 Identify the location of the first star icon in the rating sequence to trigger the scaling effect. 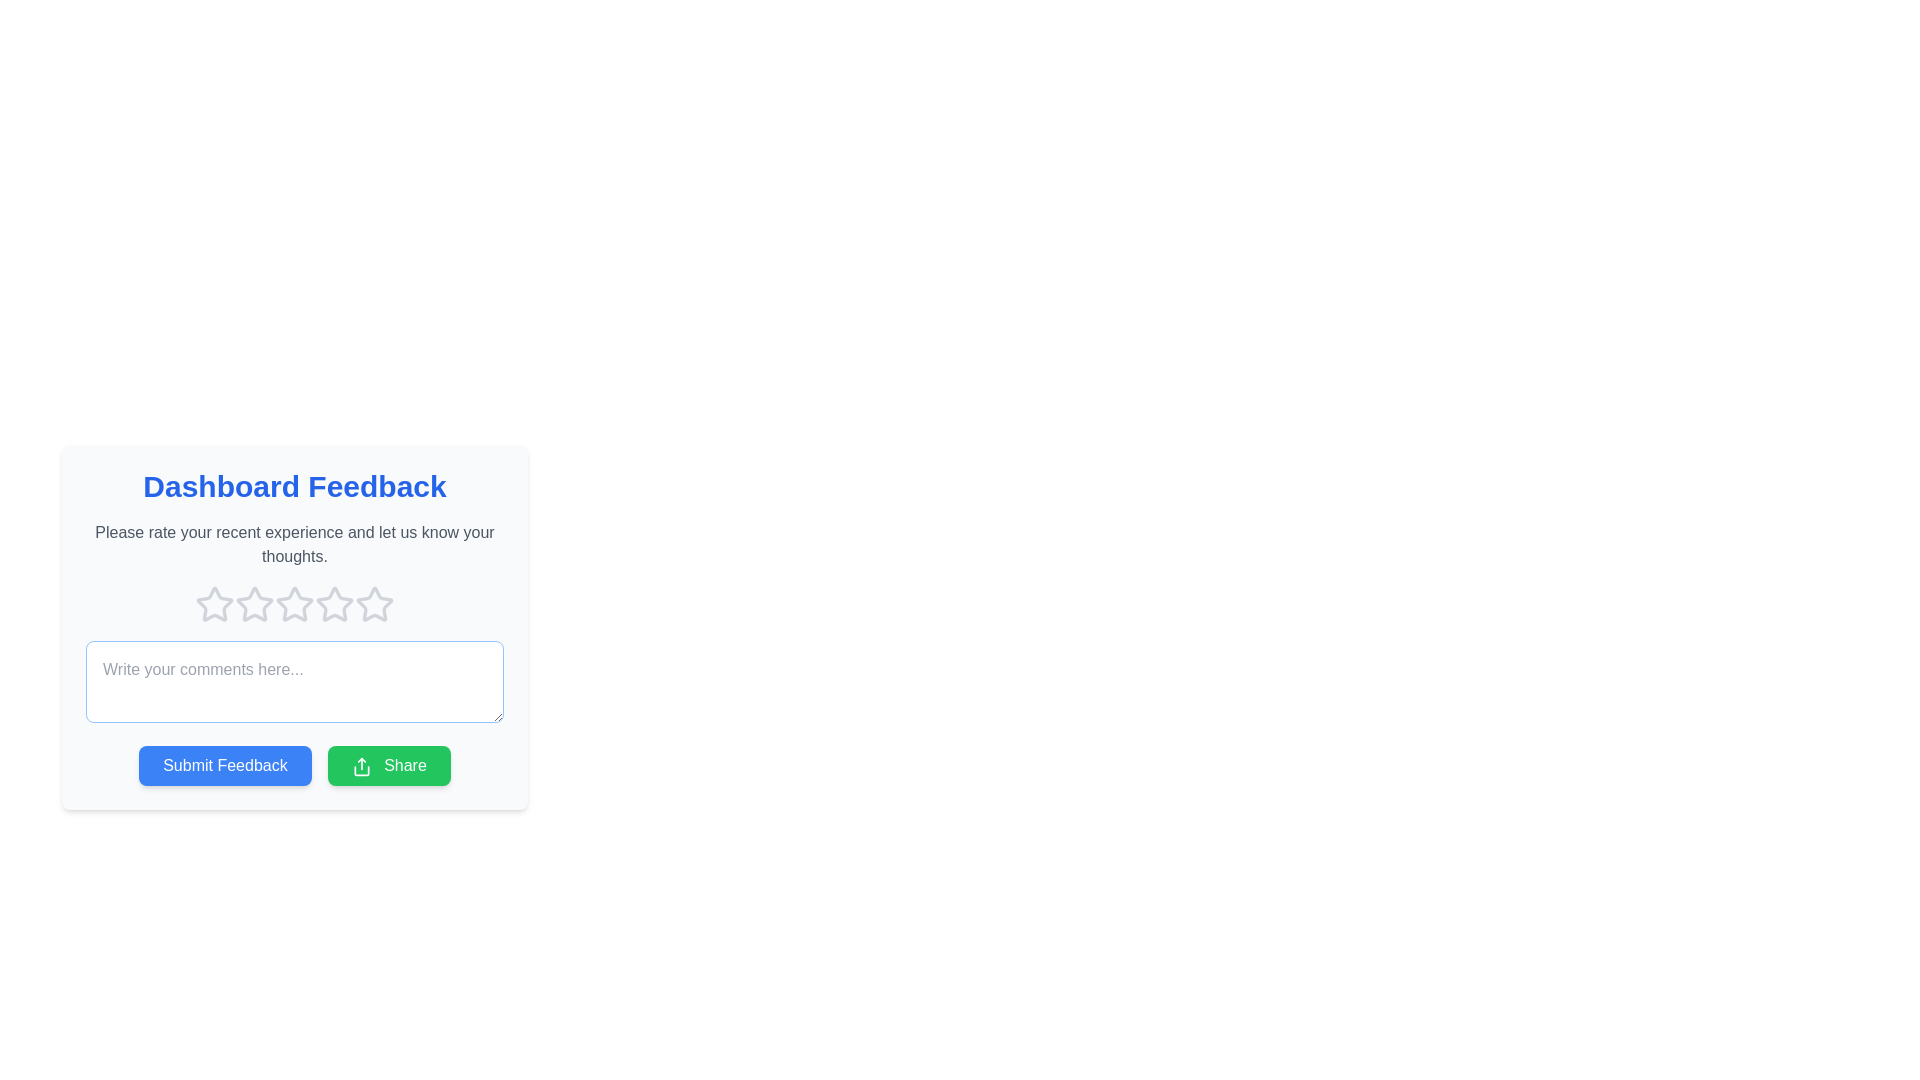
(215, 604).